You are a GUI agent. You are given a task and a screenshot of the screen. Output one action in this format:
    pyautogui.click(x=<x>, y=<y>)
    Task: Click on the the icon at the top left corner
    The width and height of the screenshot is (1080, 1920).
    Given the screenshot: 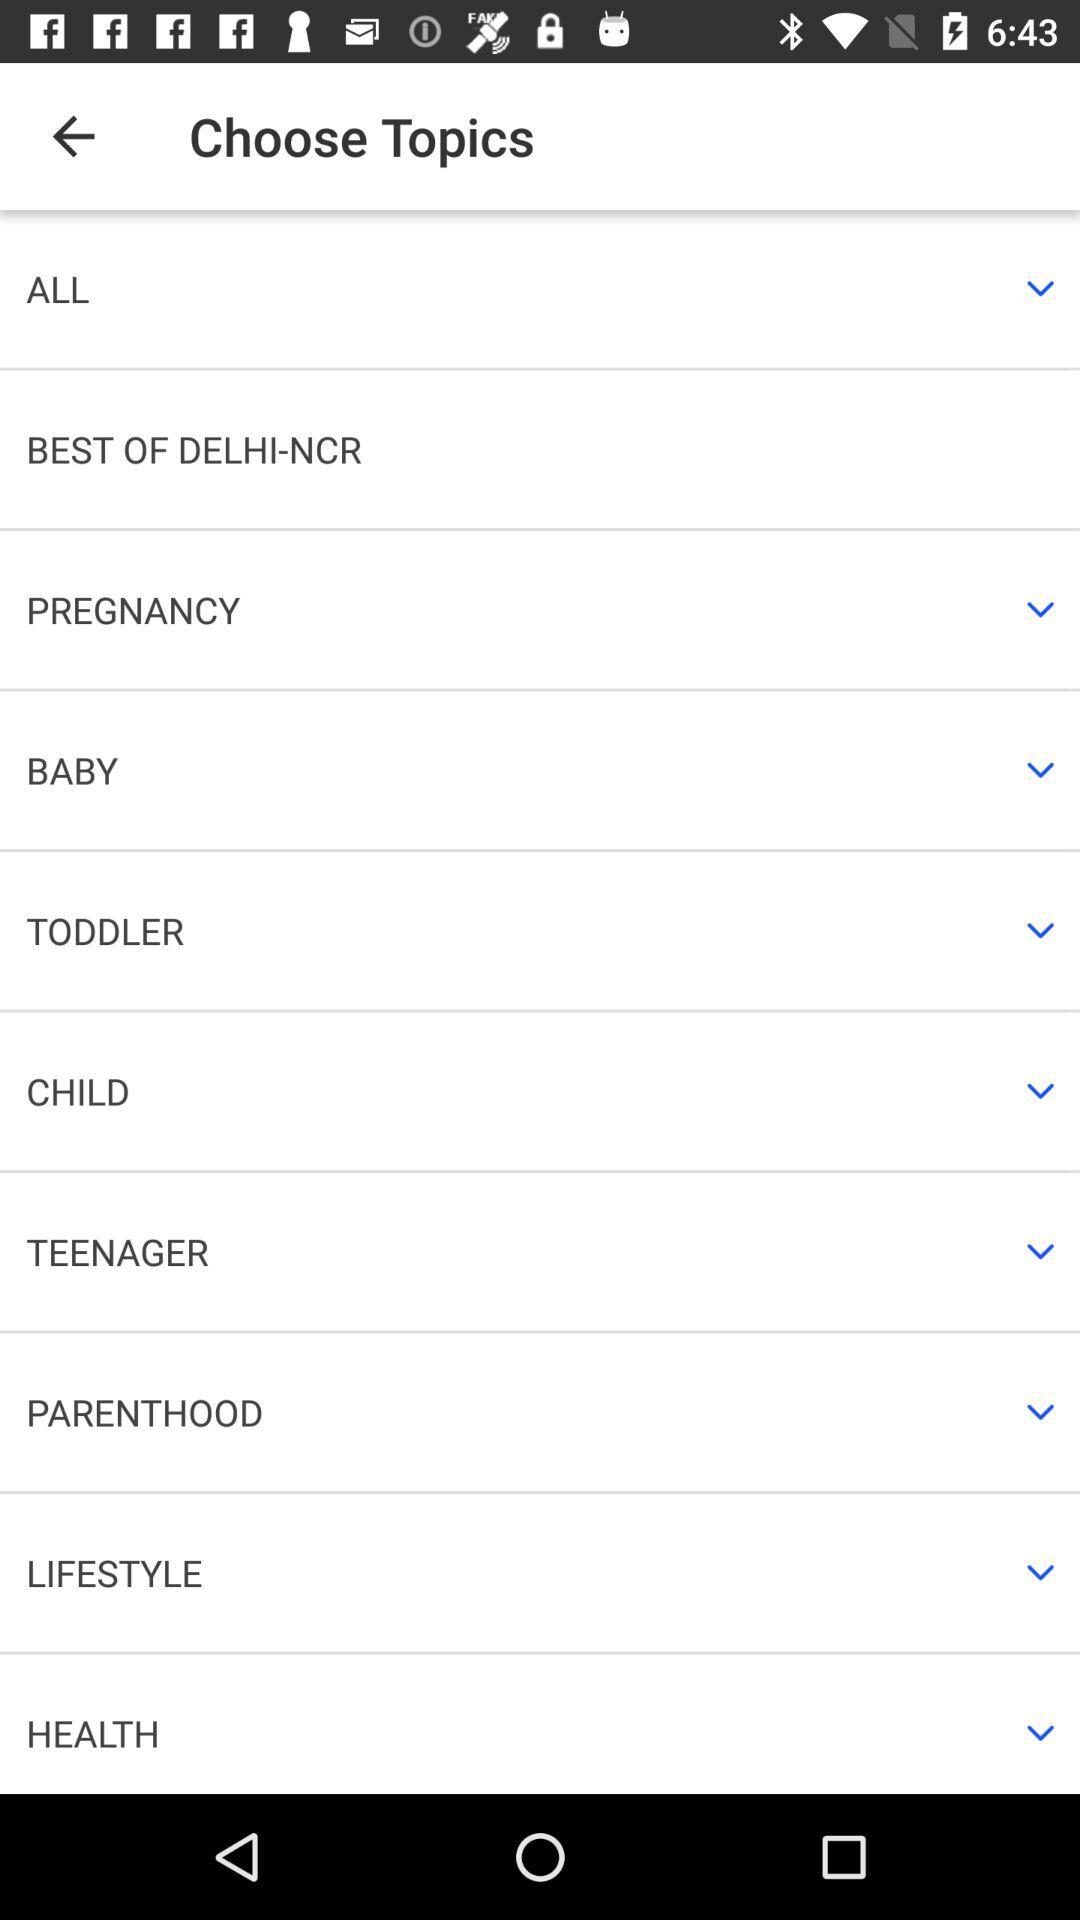 What is the action you would take?
    pyautogui.click(x=72, y=135)
    